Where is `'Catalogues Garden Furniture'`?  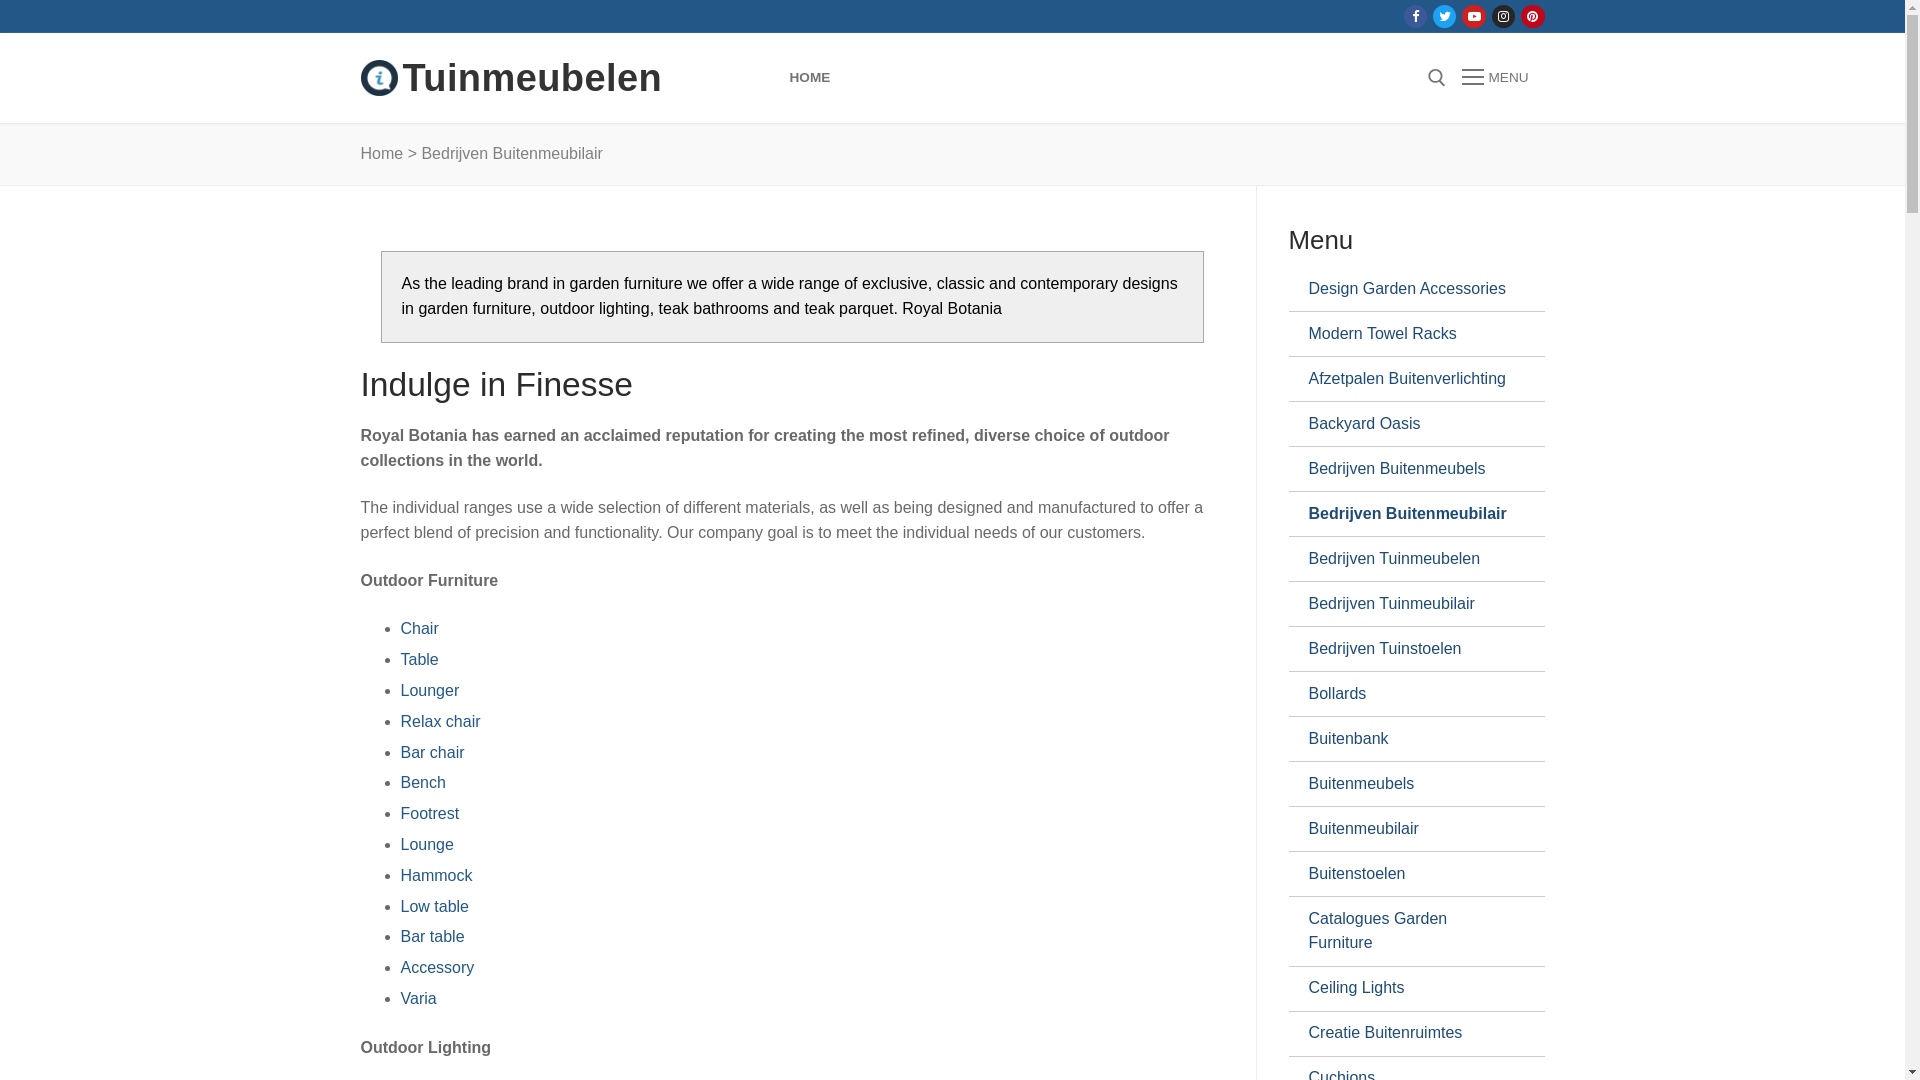
'Catalogues Garden Furniture' is located at coordinates (1406, 931).